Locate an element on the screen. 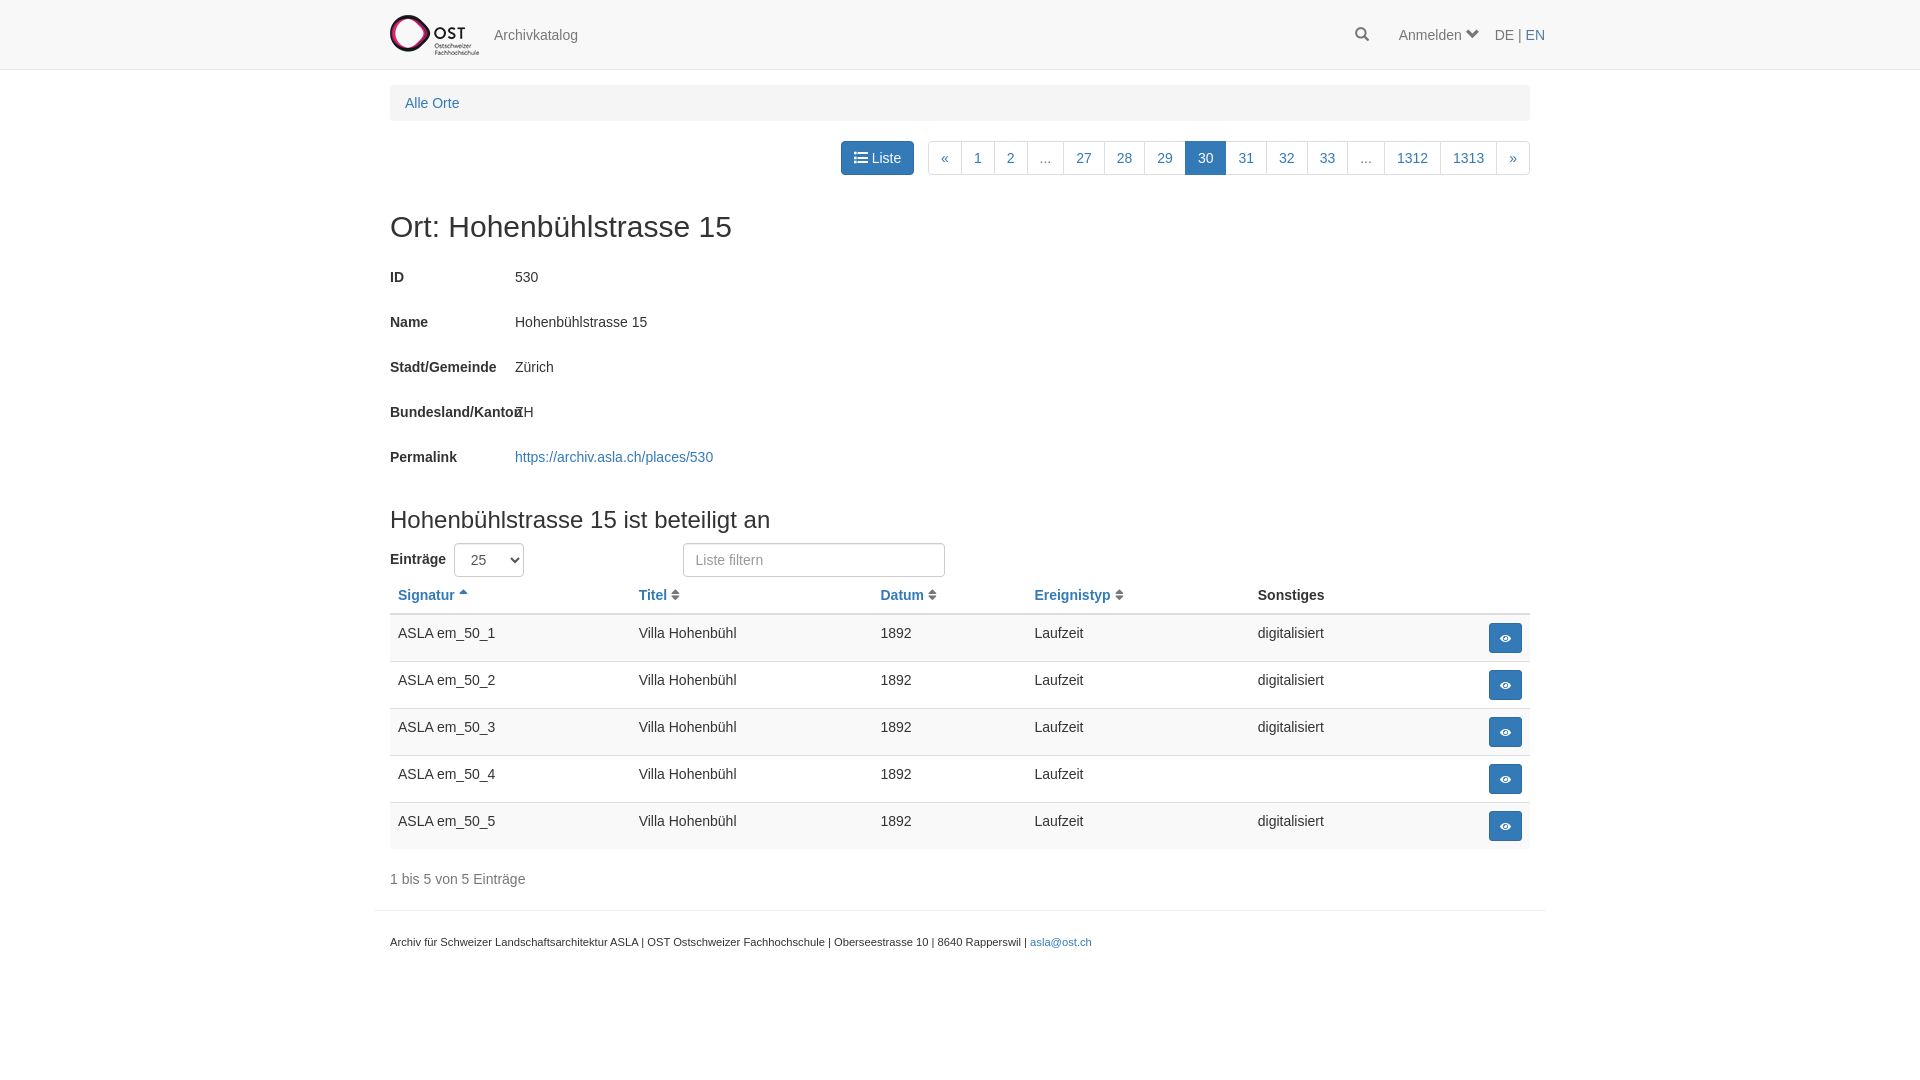  'Detail' is located at coordinates (1505, 825).